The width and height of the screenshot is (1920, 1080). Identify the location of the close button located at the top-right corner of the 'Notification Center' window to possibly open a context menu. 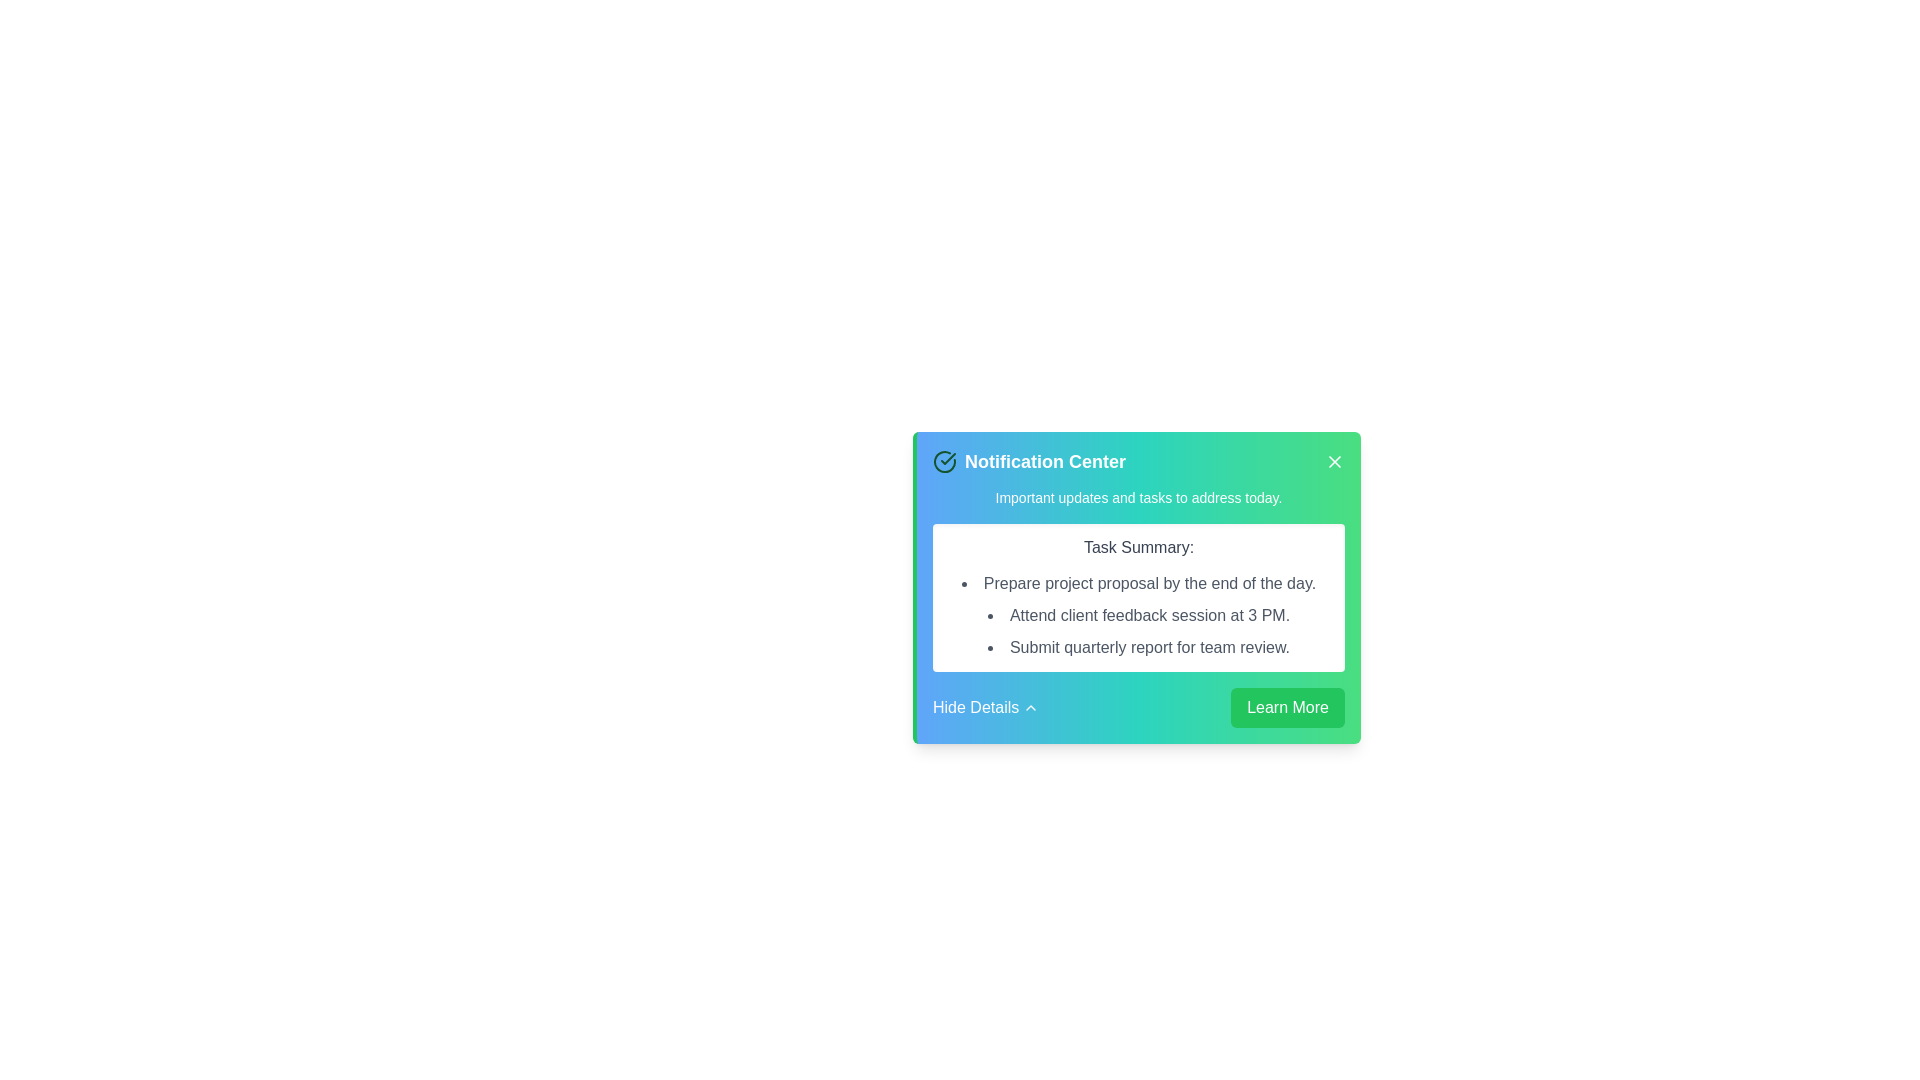
(1334, 462).